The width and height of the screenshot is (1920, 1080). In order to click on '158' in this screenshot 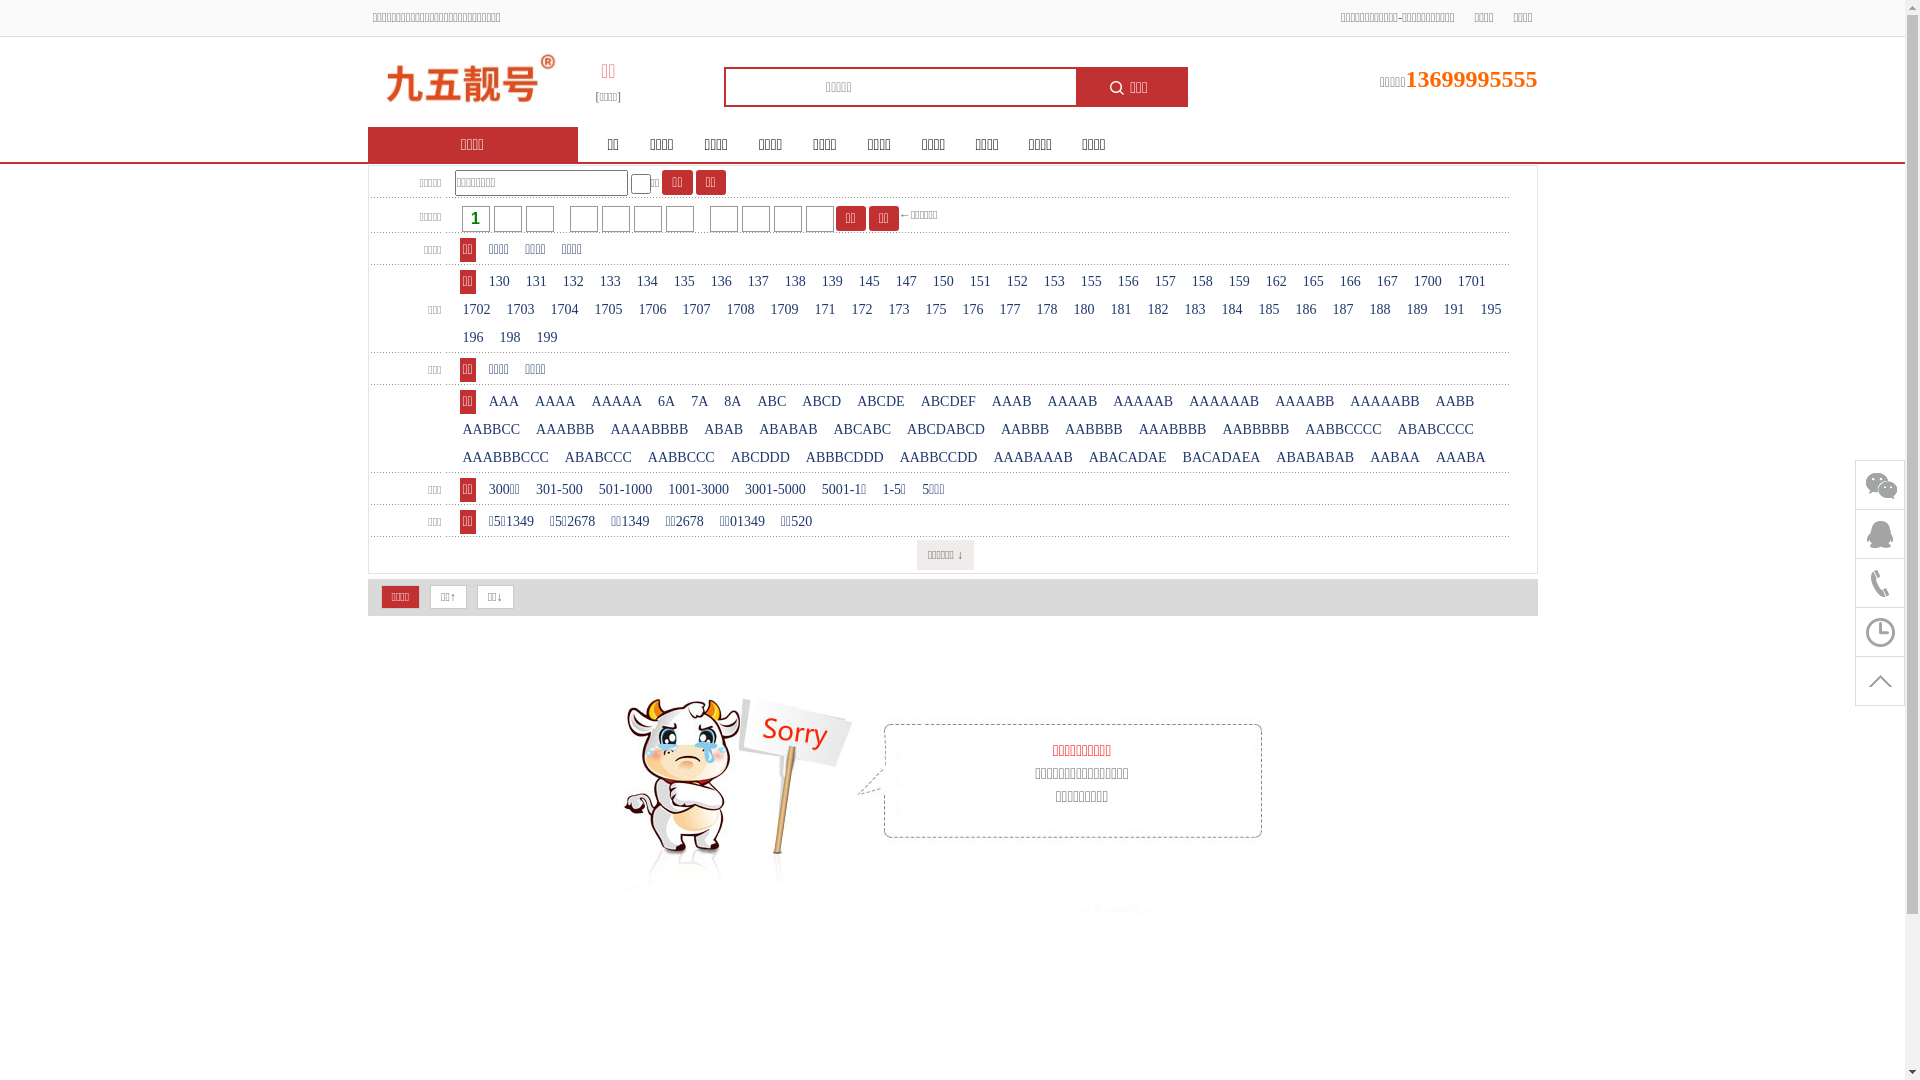, I will do `click(1201, 281)`.